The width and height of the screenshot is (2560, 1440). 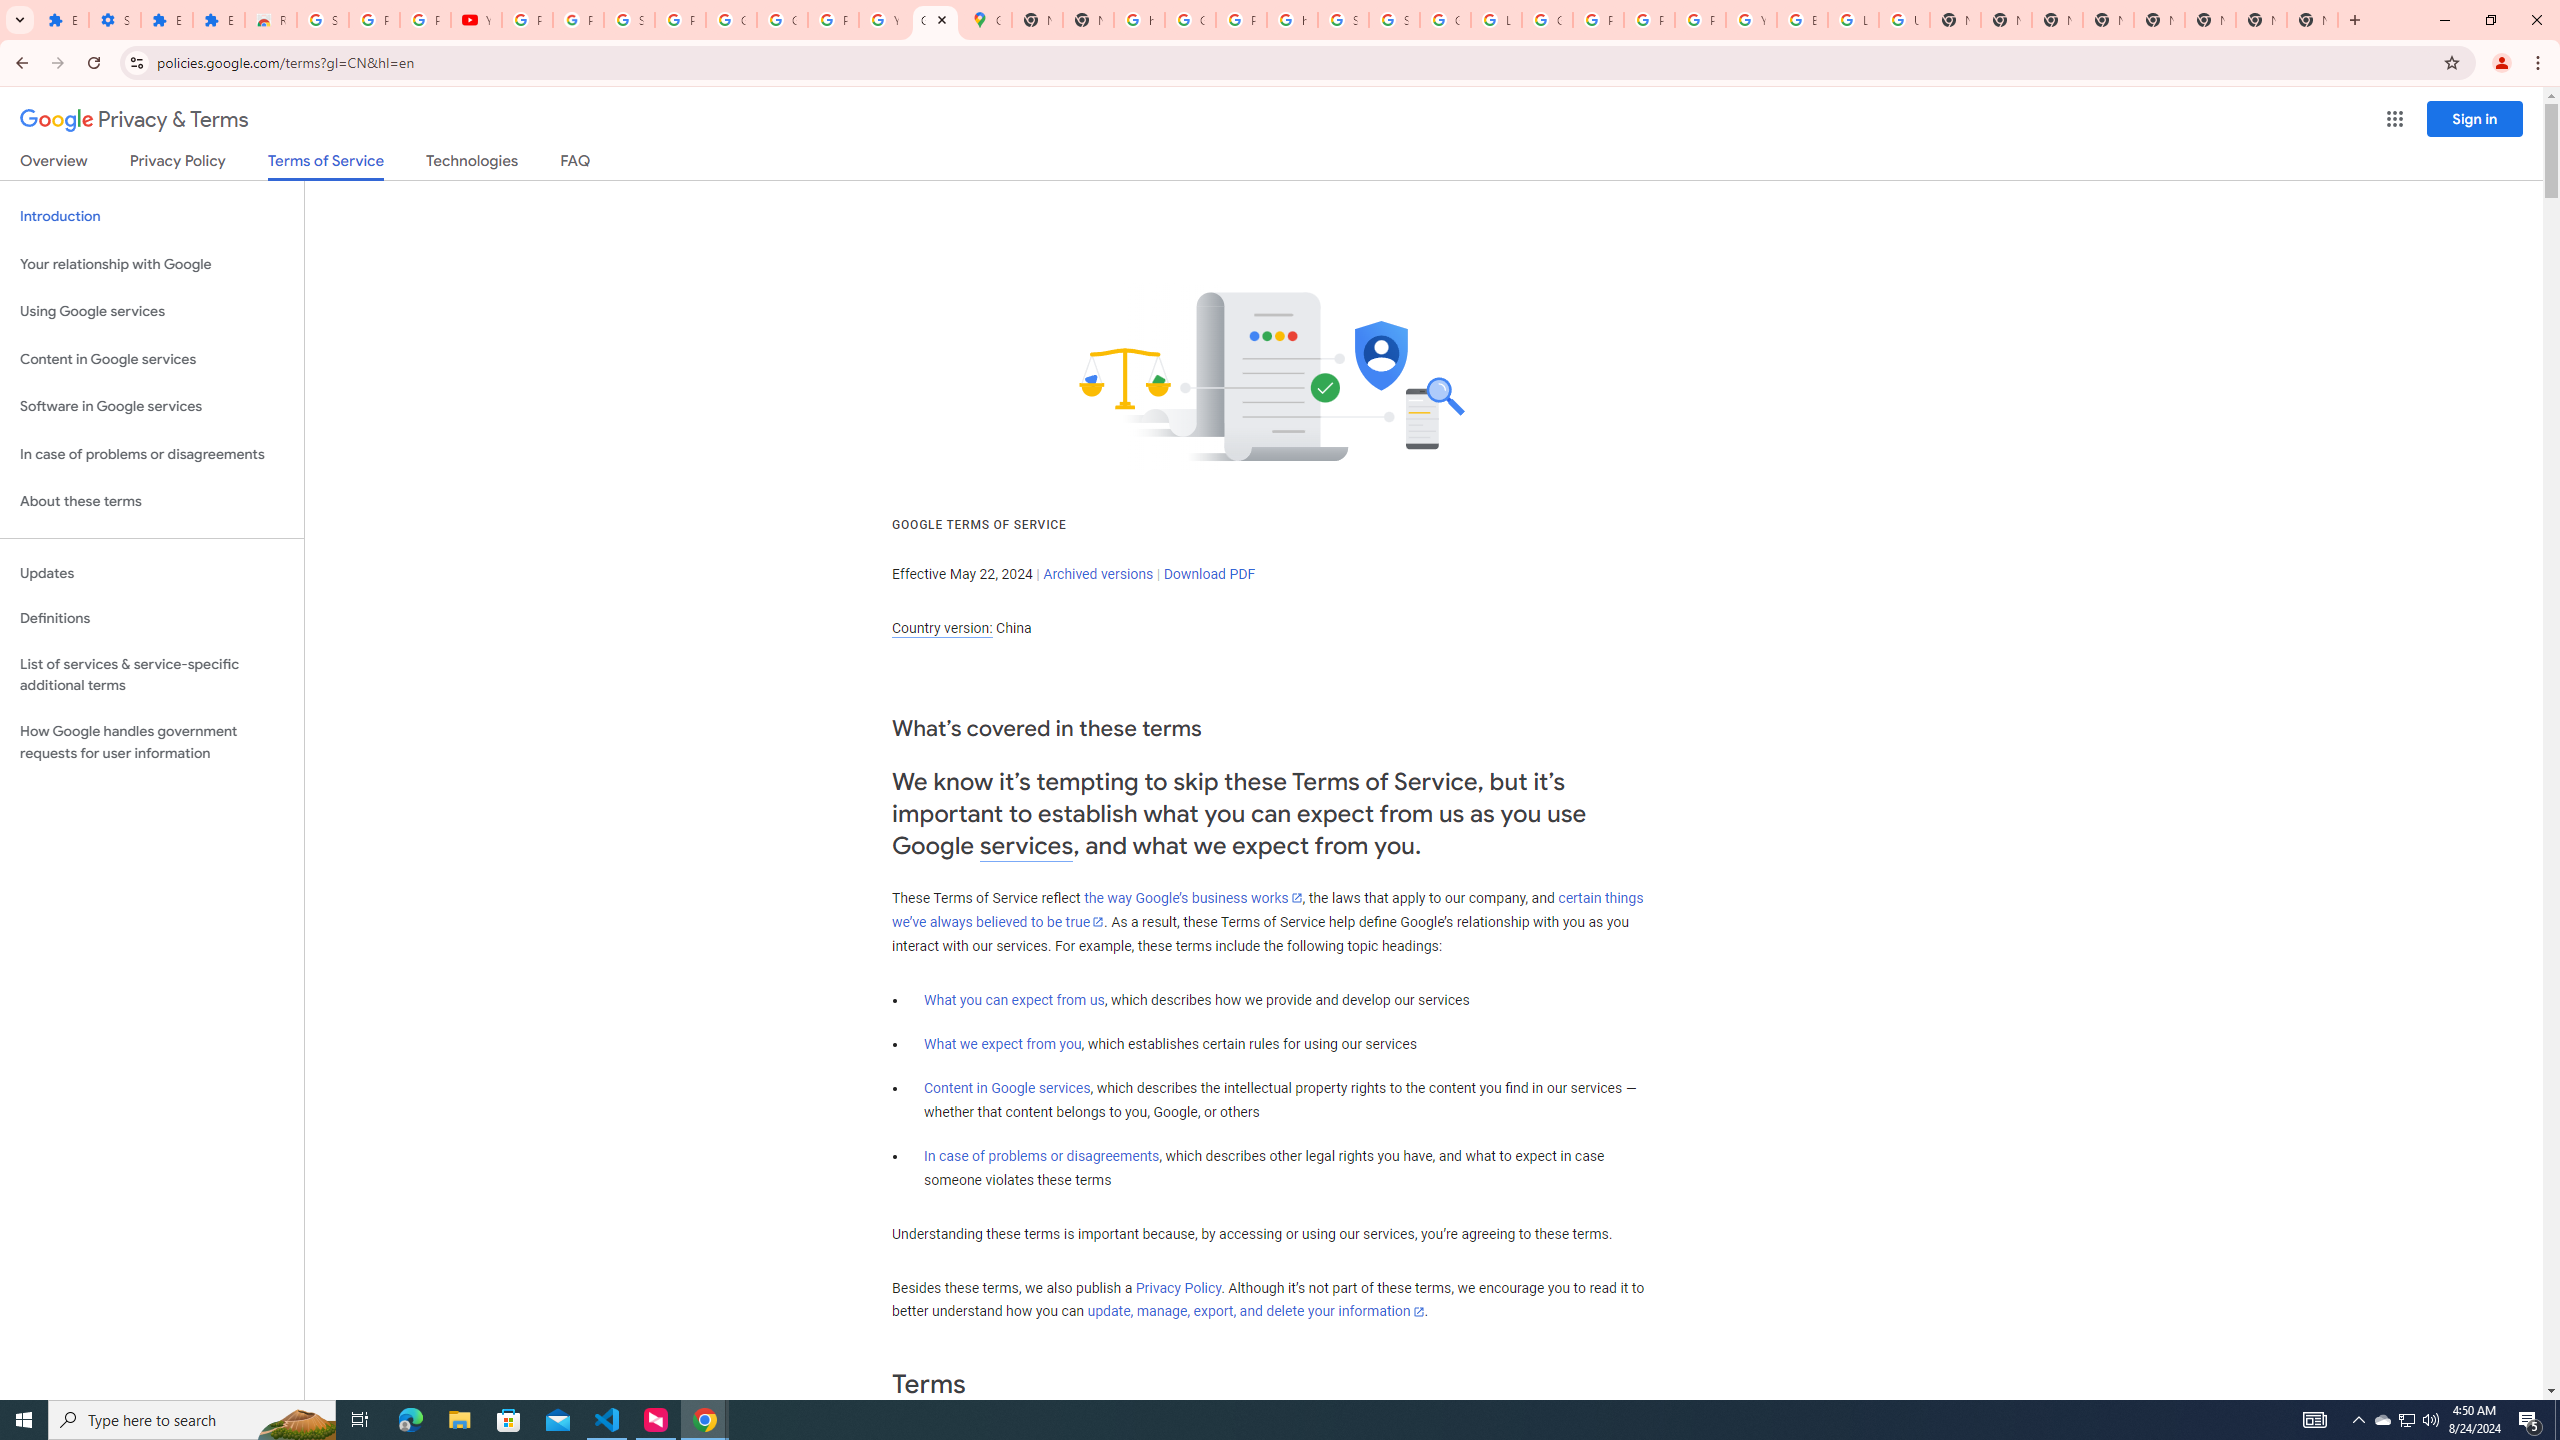 What do you see at coordinates (270, 19) in the screenshot?
I see `'Reviews: Helix Fruit Jump Arcade Game'` at bounding box center [270, 19].